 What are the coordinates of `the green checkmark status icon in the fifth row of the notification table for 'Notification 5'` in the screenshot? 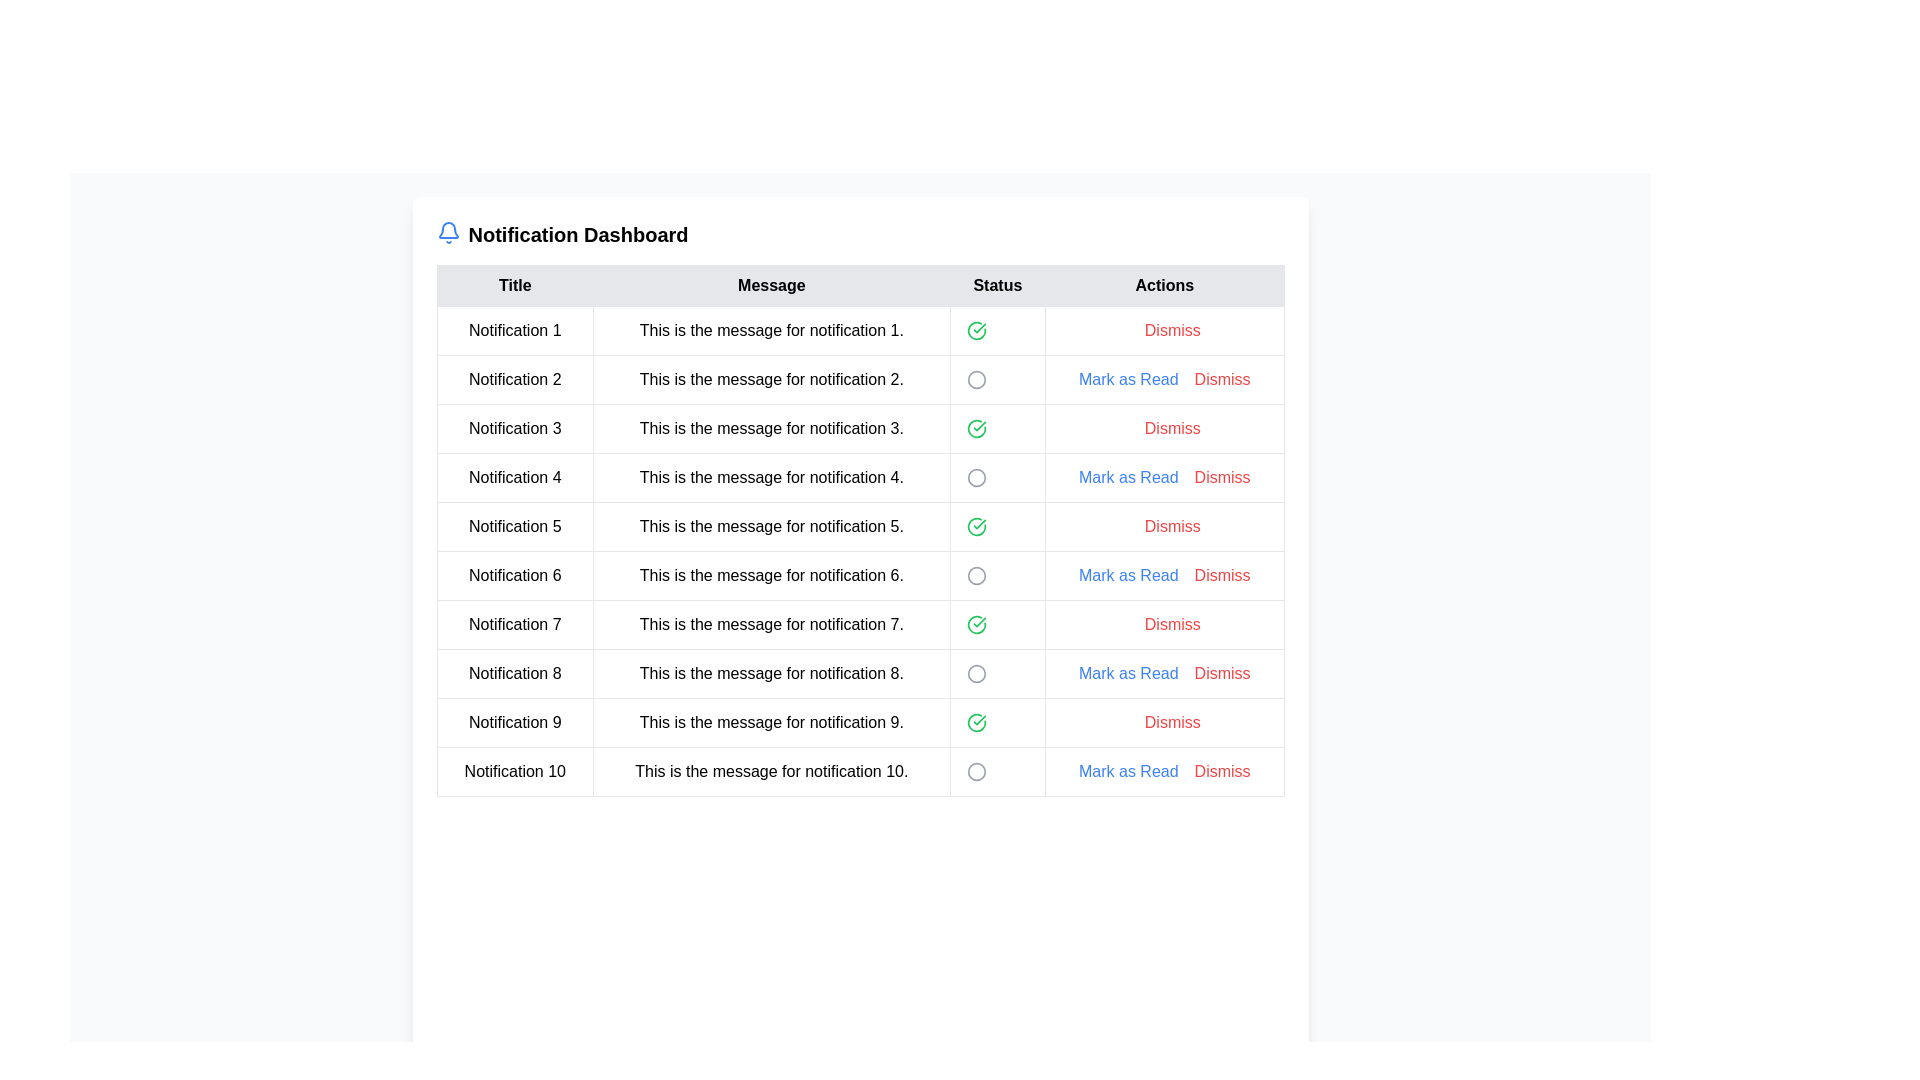 It's located at (860, 526).